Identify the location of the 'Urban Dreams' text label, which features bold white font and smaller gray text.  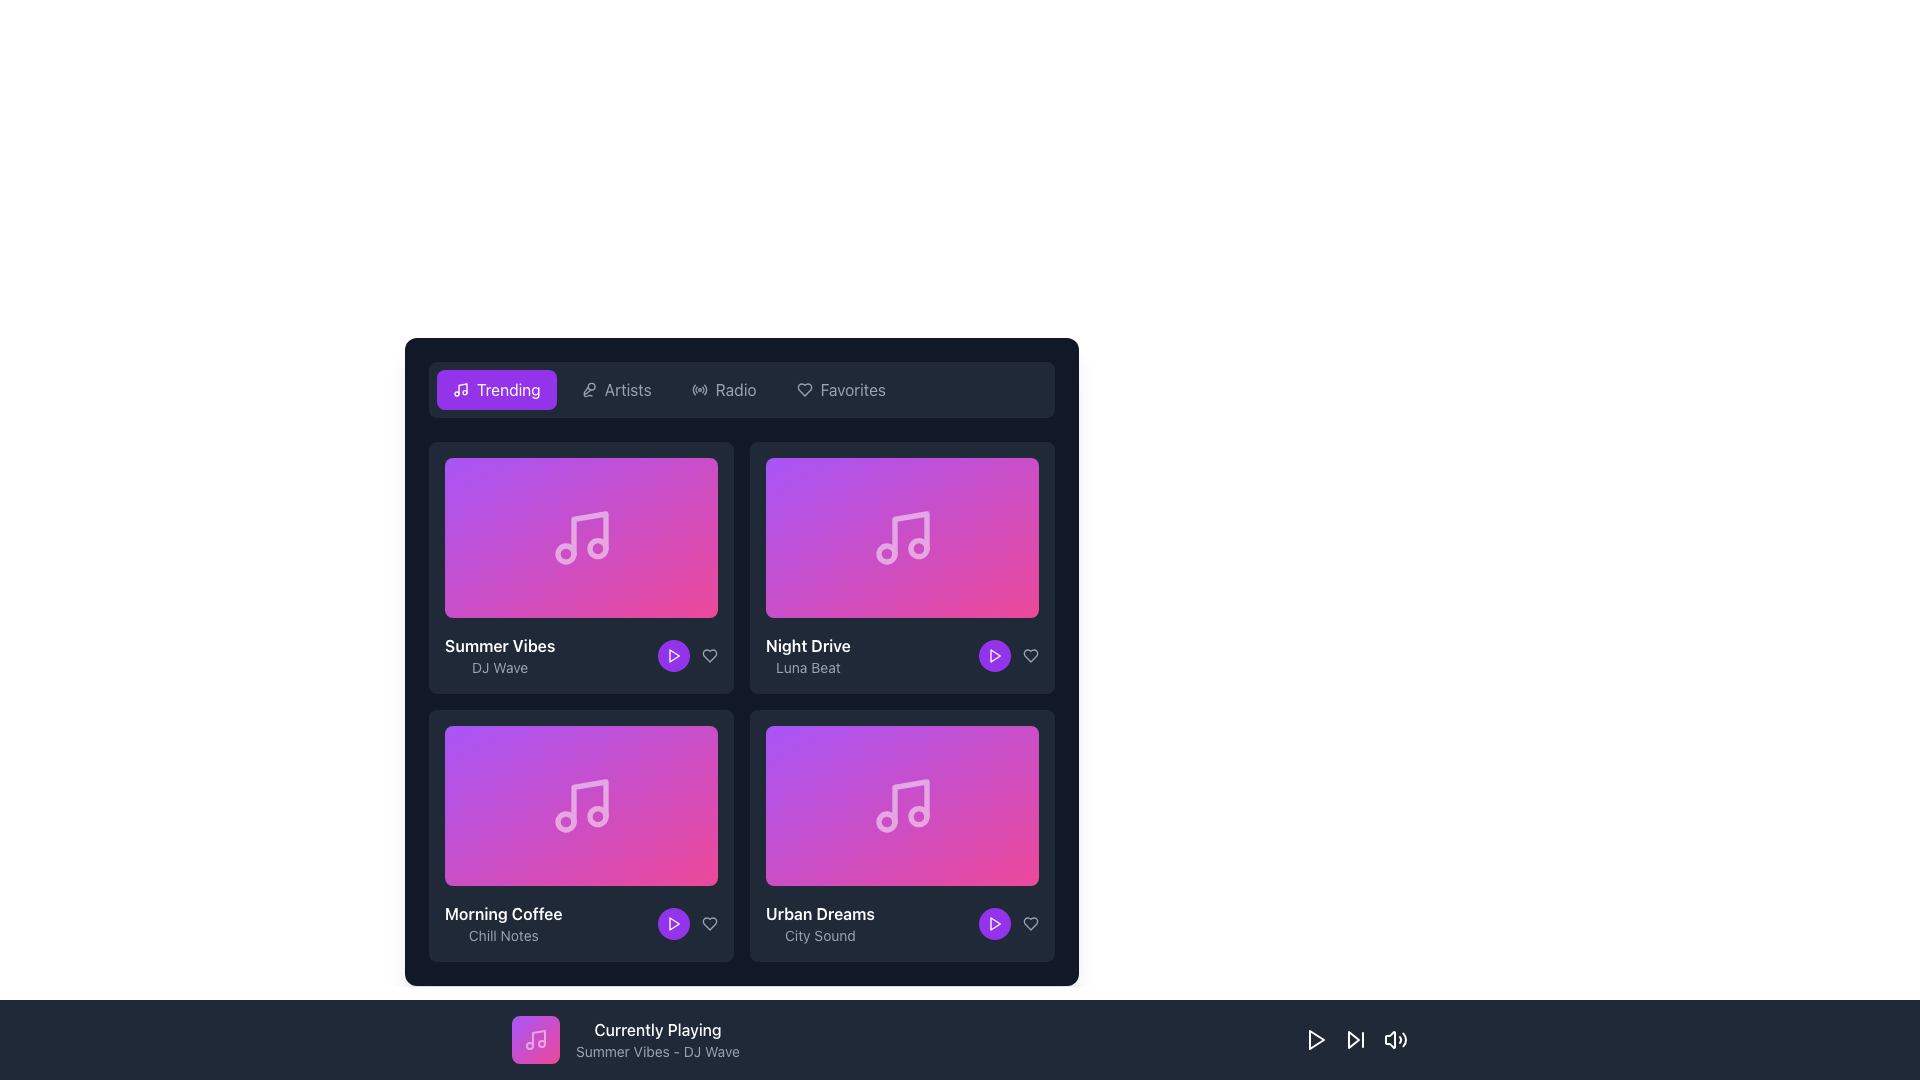
(820, 924).